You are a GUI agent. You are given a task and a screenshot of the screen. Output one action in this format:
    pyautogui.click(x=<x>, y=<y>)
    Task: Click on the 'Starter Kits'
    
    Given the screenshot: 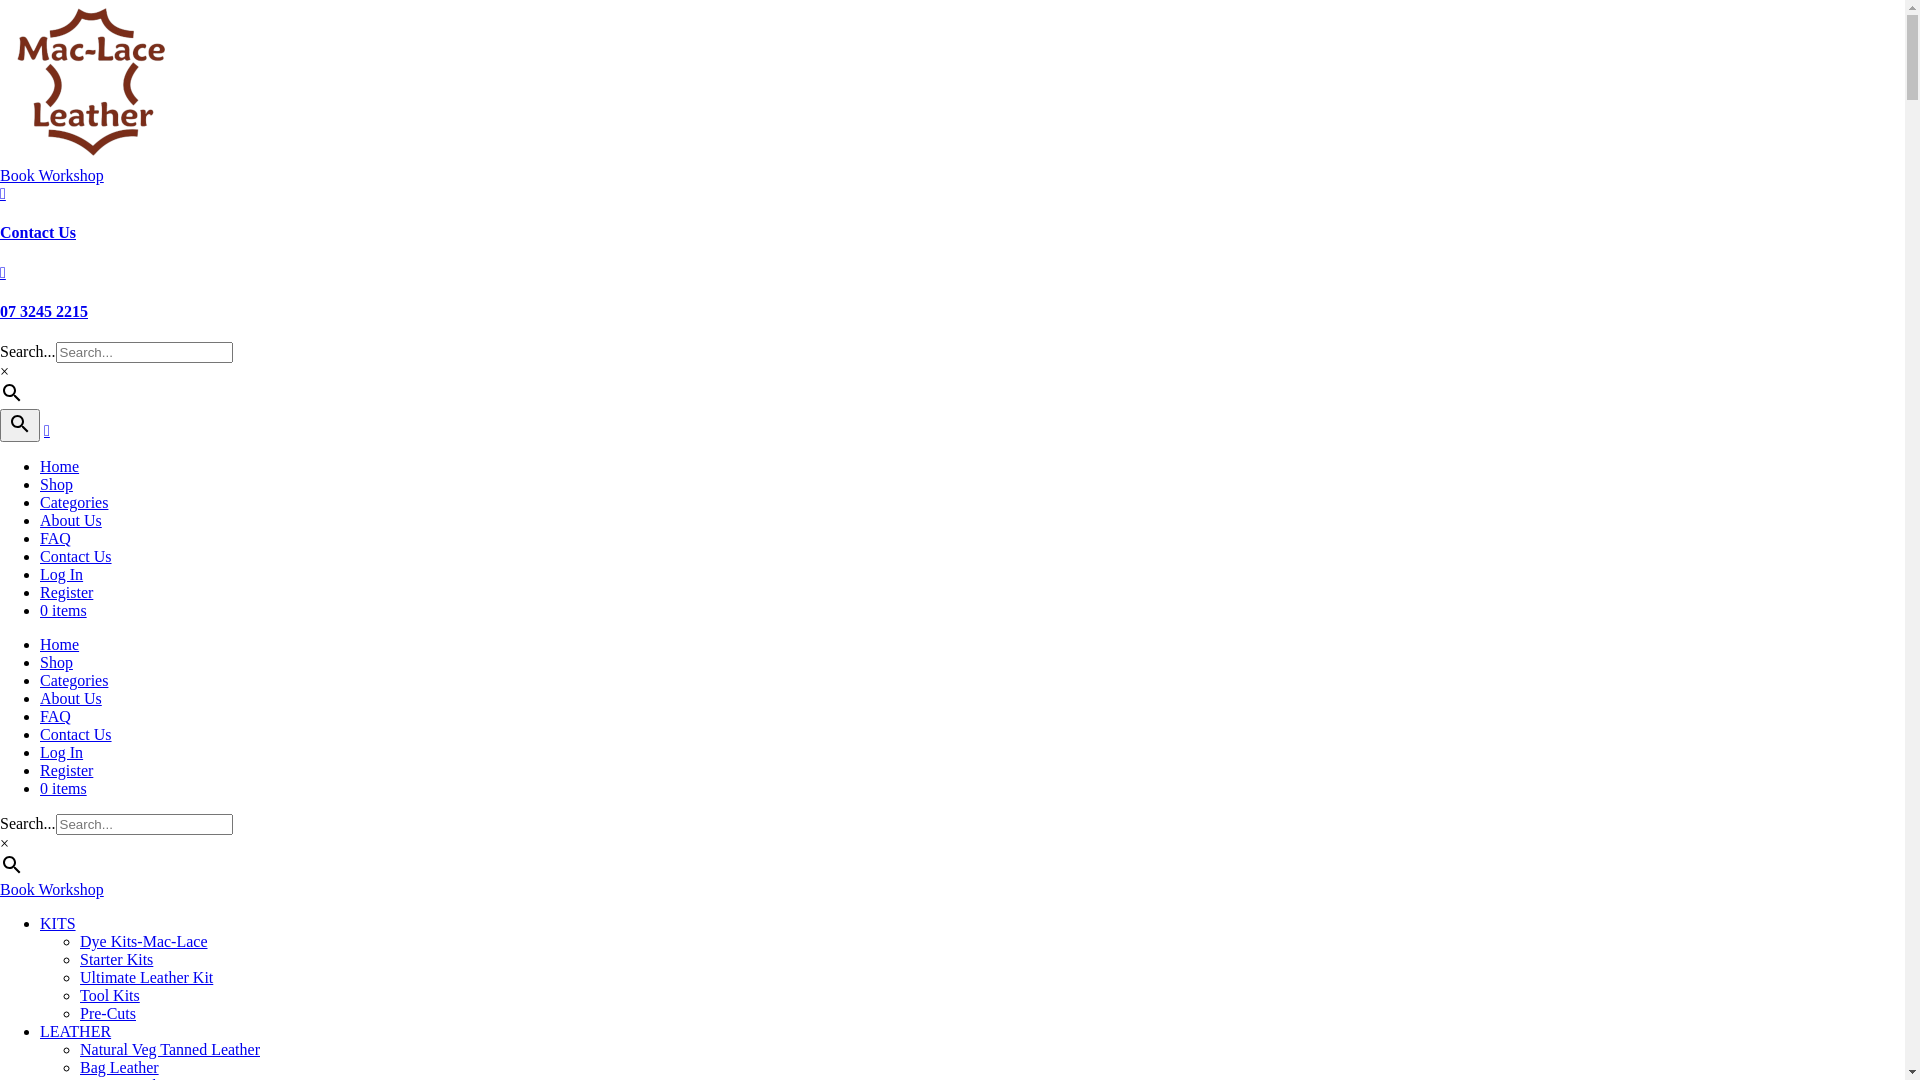 What is the action you would take?
    pyautogui.click(x=115, y=958)
    